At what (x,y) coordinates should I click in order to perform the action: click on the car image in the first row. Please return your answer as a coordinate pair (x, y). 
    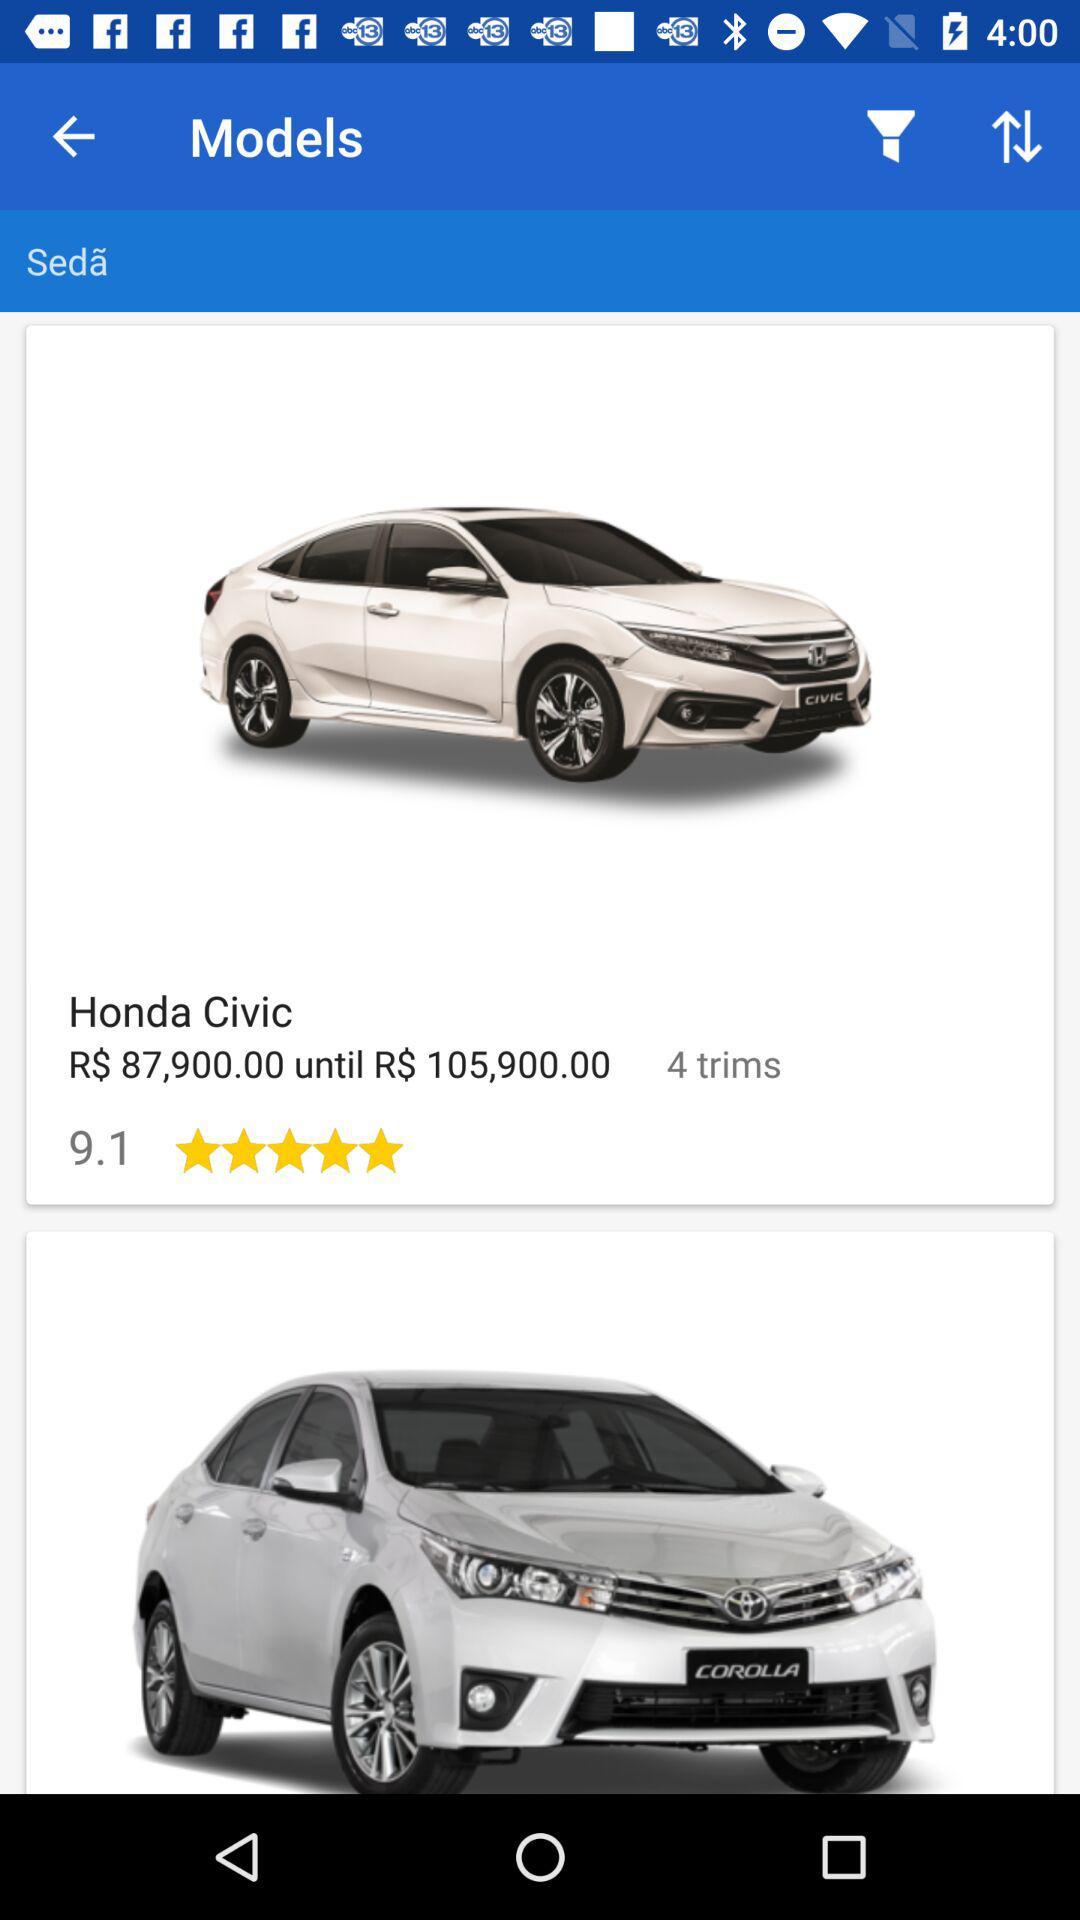
    Looking at the image, I should click on (540, 653).